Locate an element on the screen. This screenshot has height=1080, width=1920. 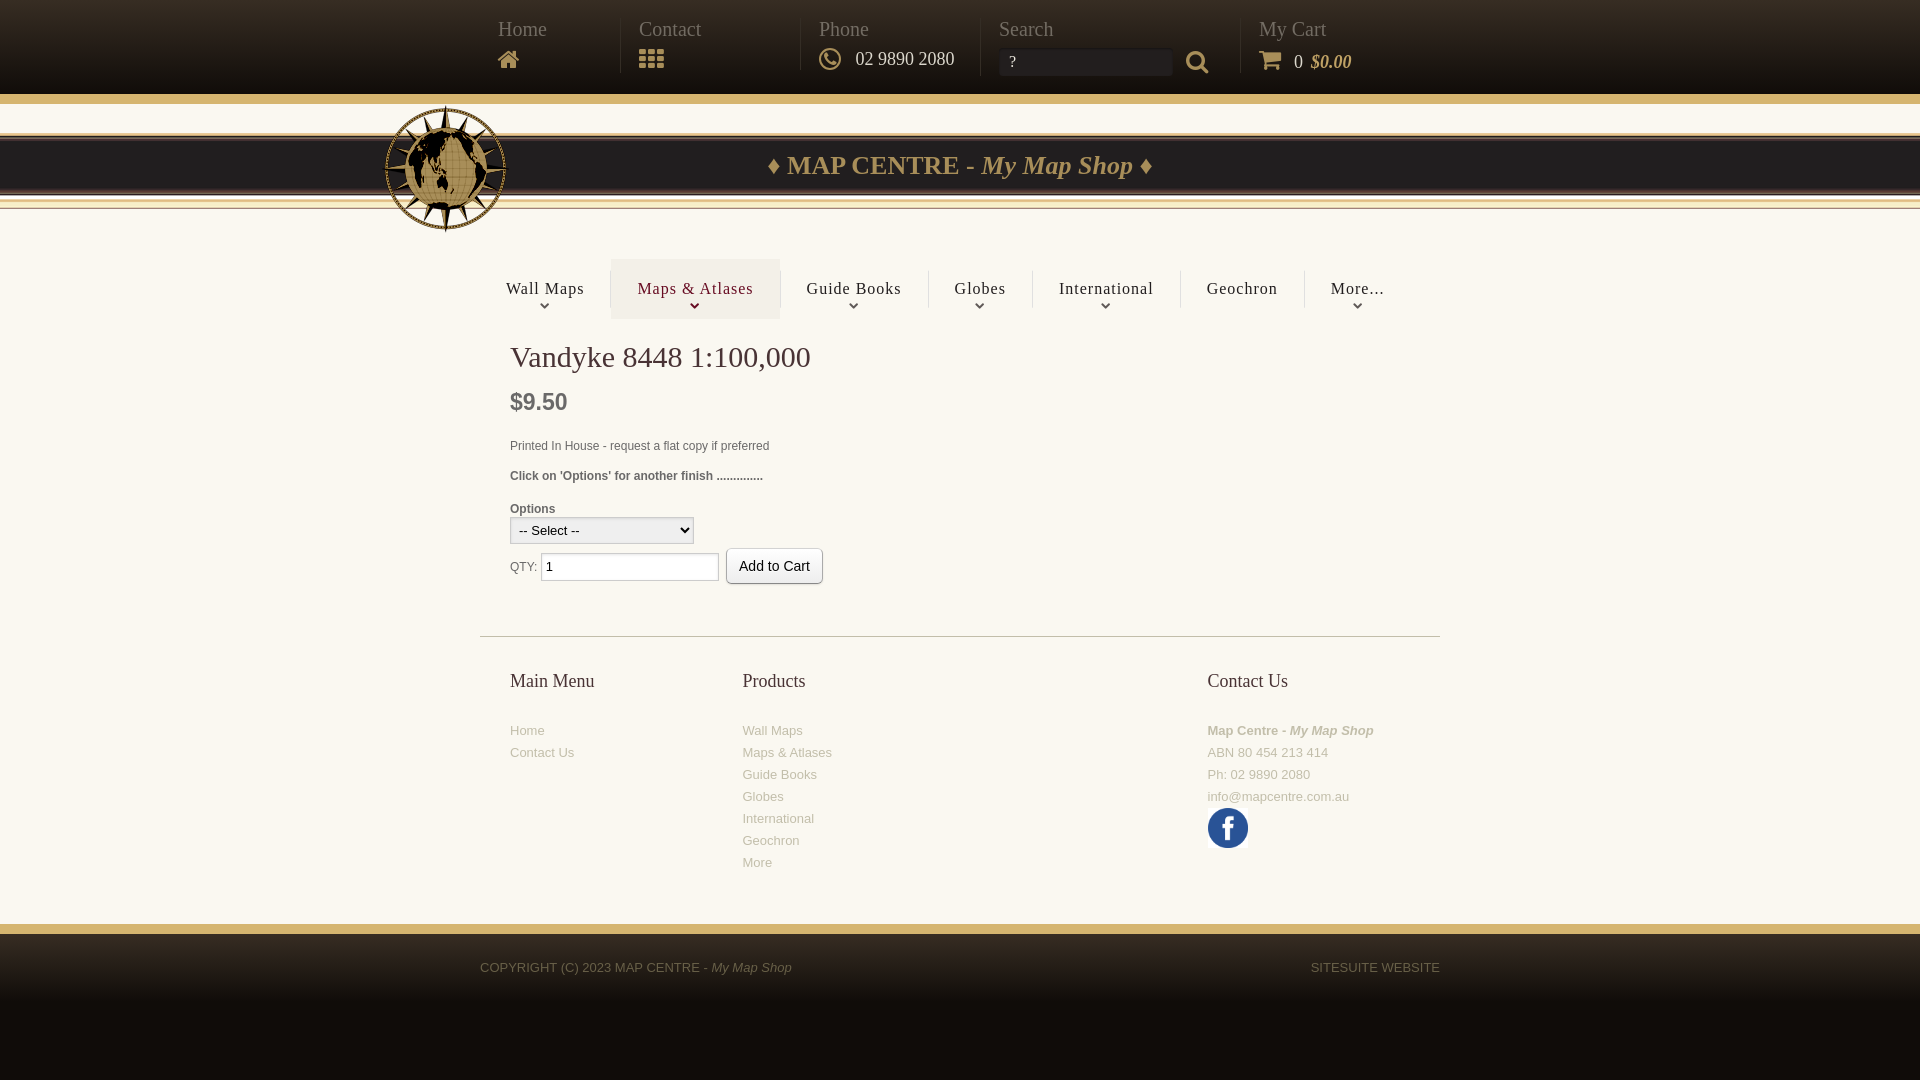
'Home' is located at coordinates (509, 730).